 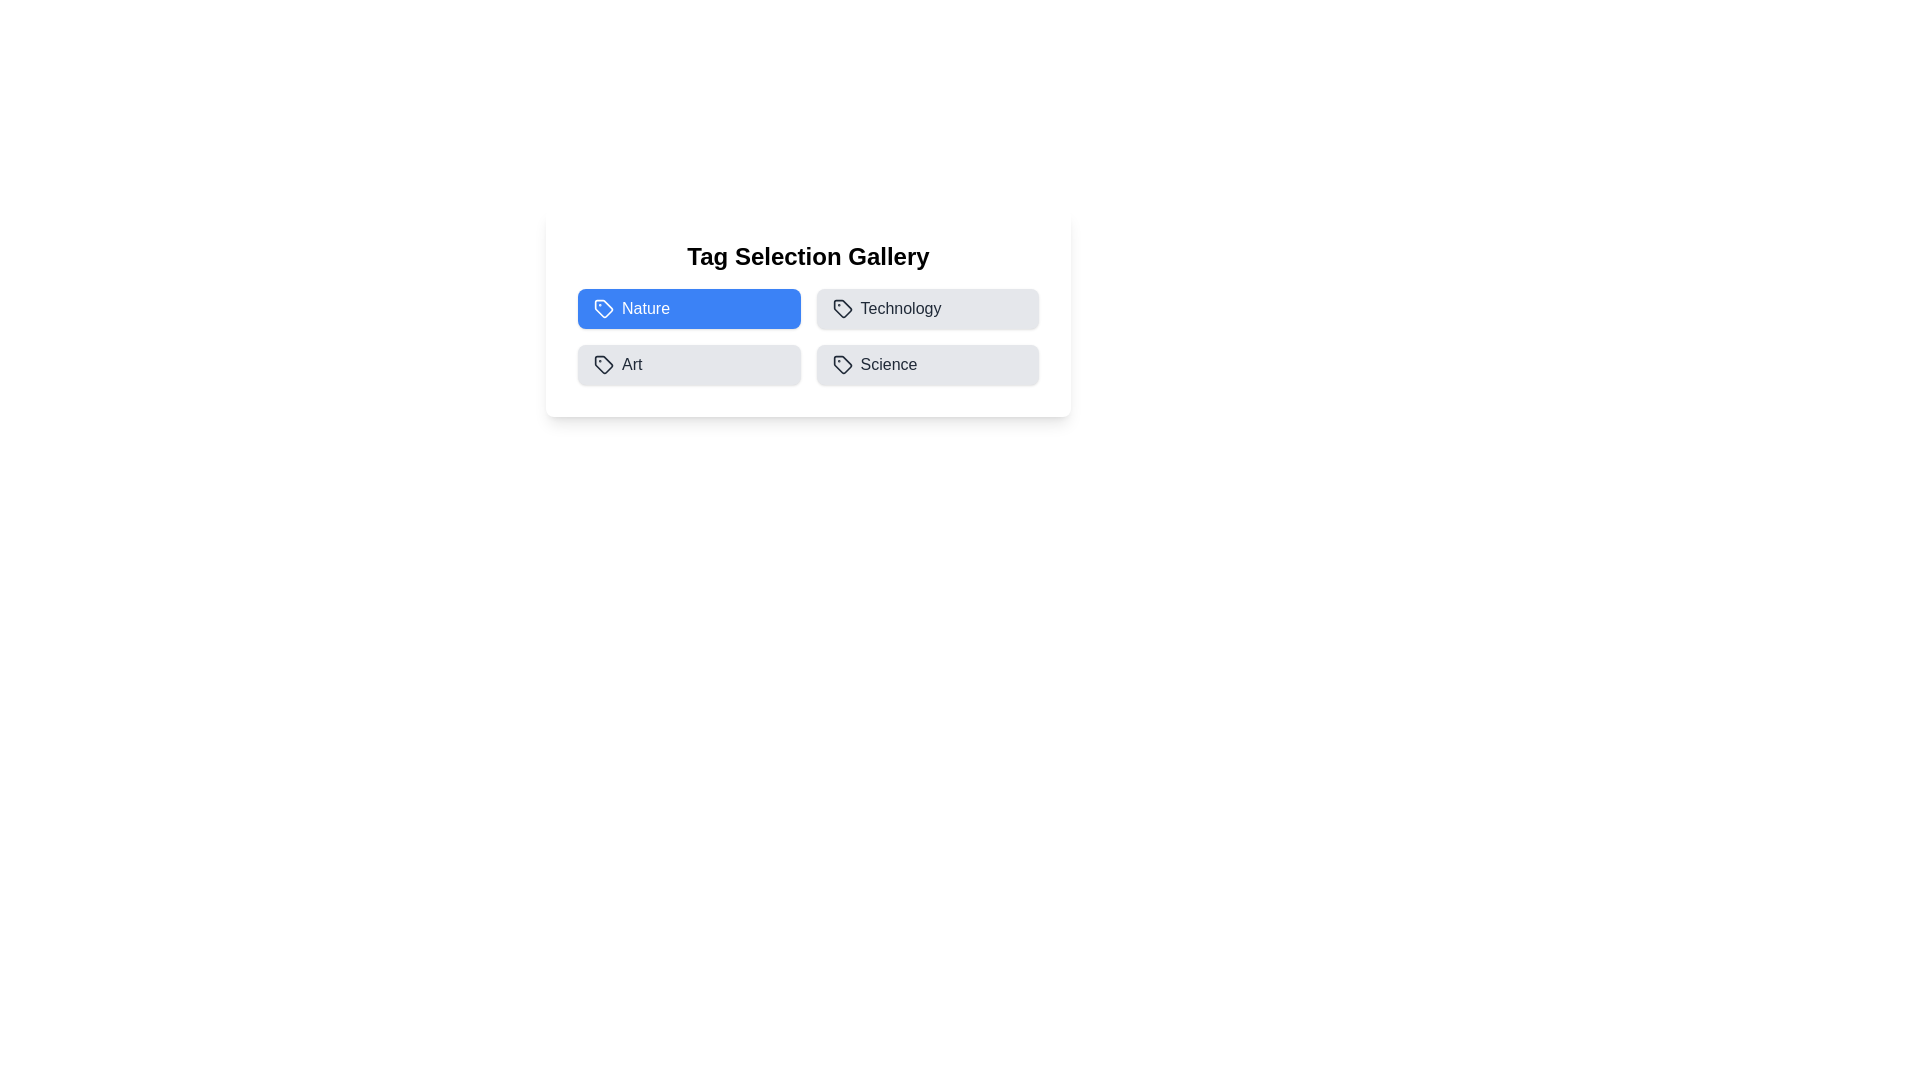 I want to click on the Science tag, so click(x=926, y=365).